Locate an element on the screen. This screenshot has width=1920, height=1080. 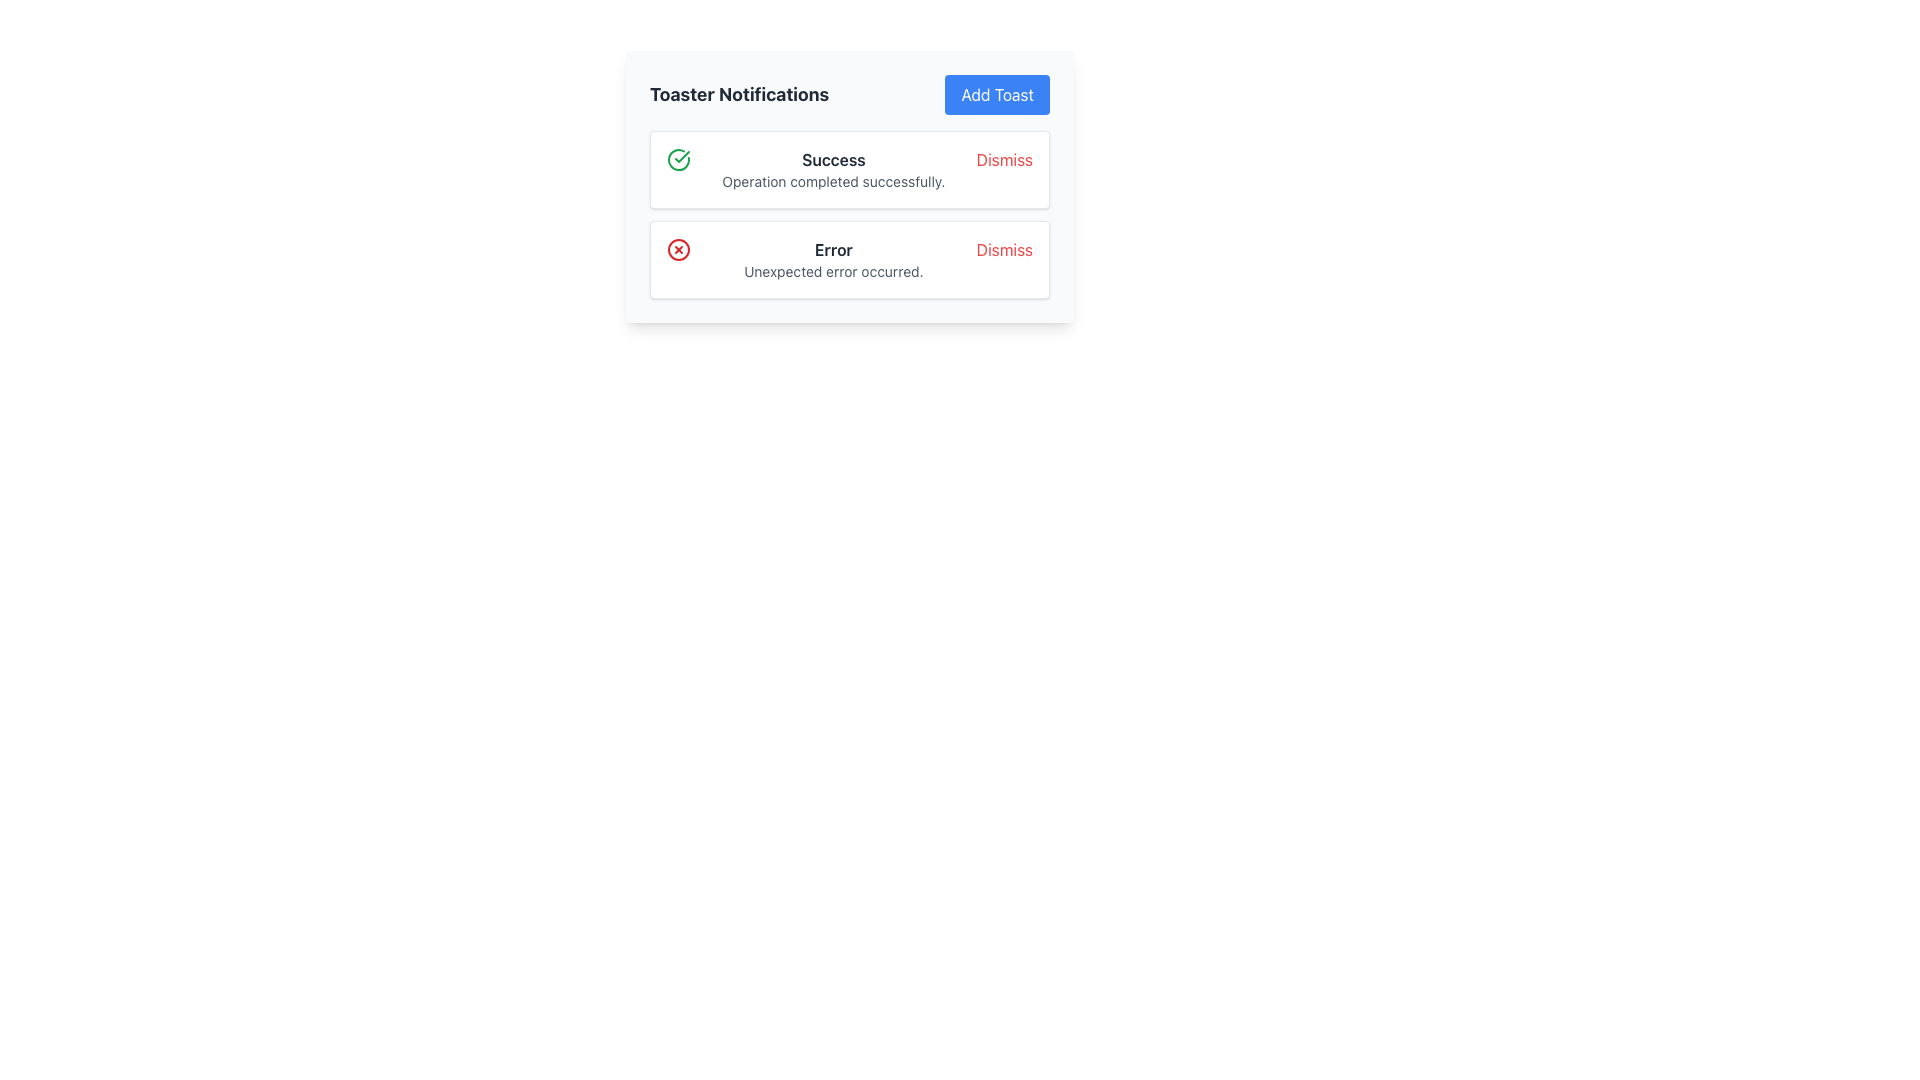
the red circular error icon with a centered 'x' within the error toast notification in the notifications panel, located to the left of the 'Error' label is located at coordinates (678, 249).